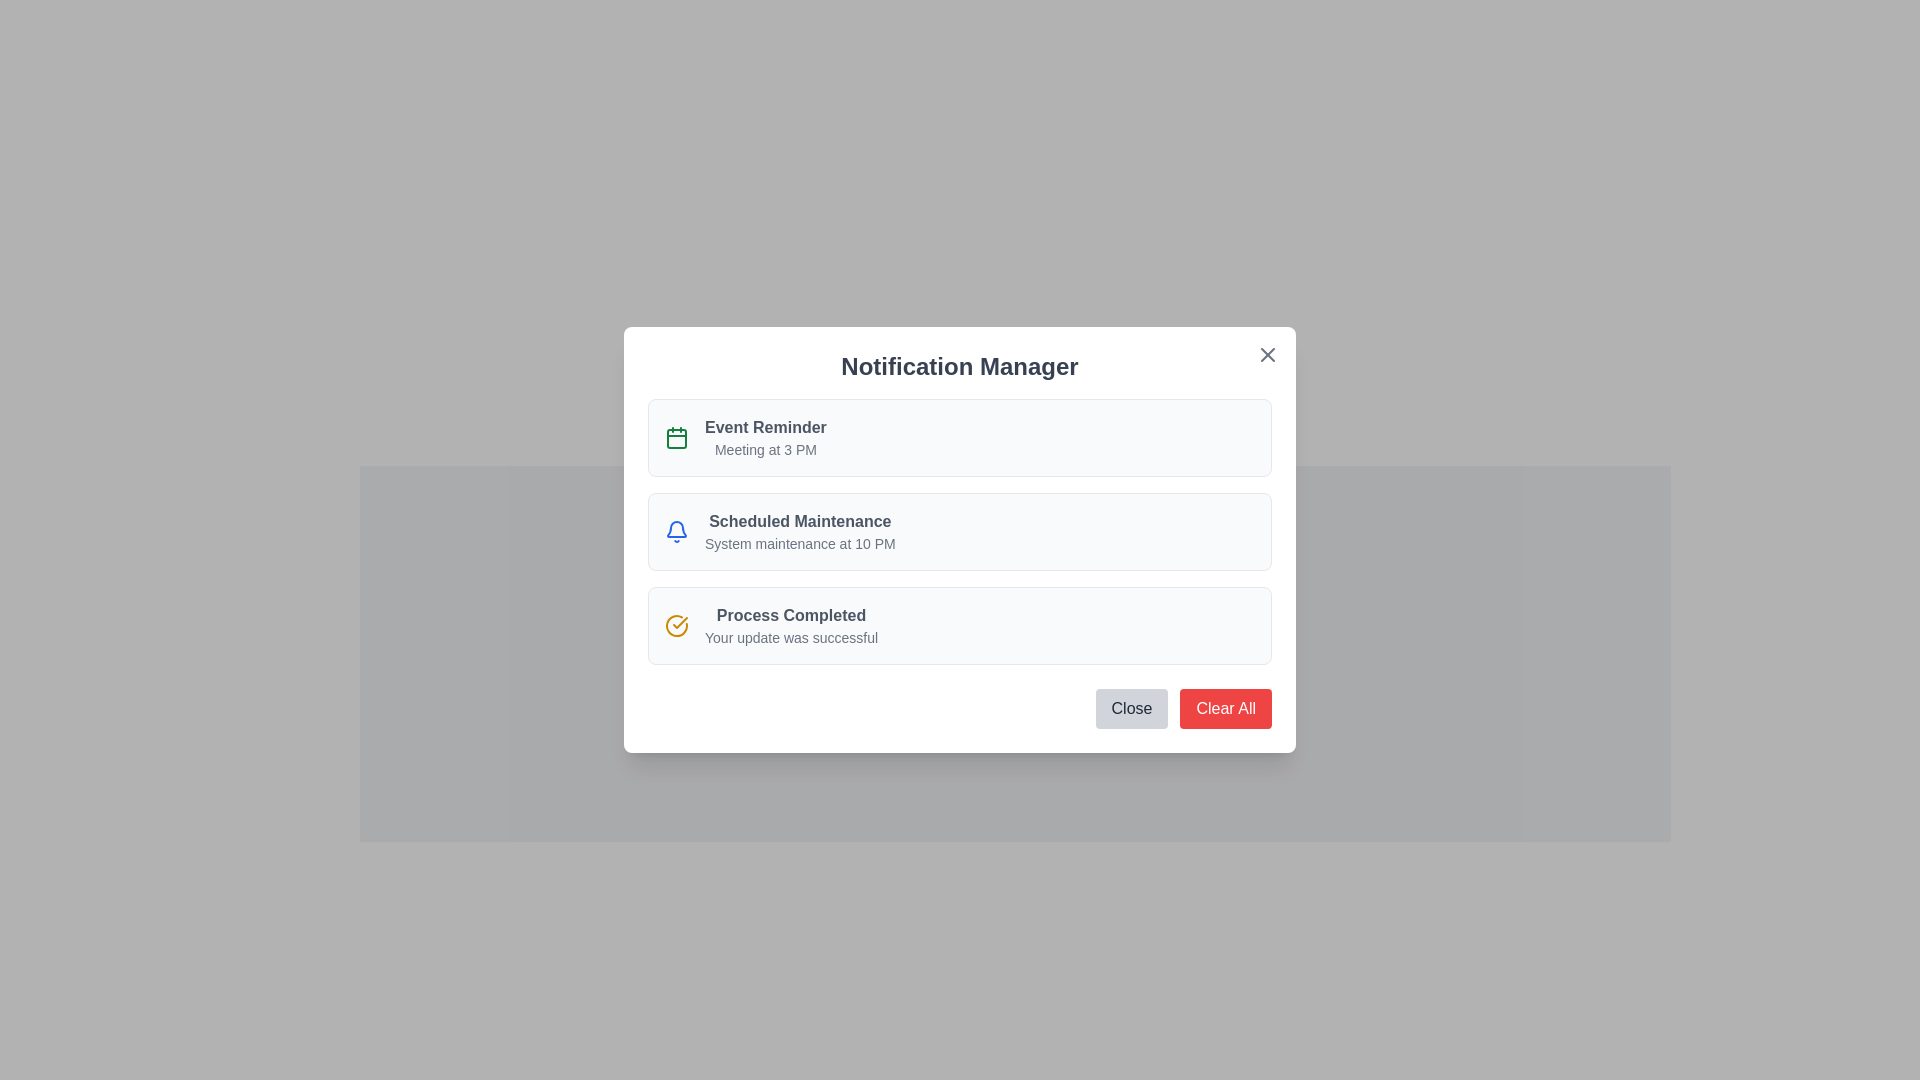  I want to click on the circular graphical element that is part of the checkmark icon in the Notification Manager, which signals completion or success, so click(676, 624).